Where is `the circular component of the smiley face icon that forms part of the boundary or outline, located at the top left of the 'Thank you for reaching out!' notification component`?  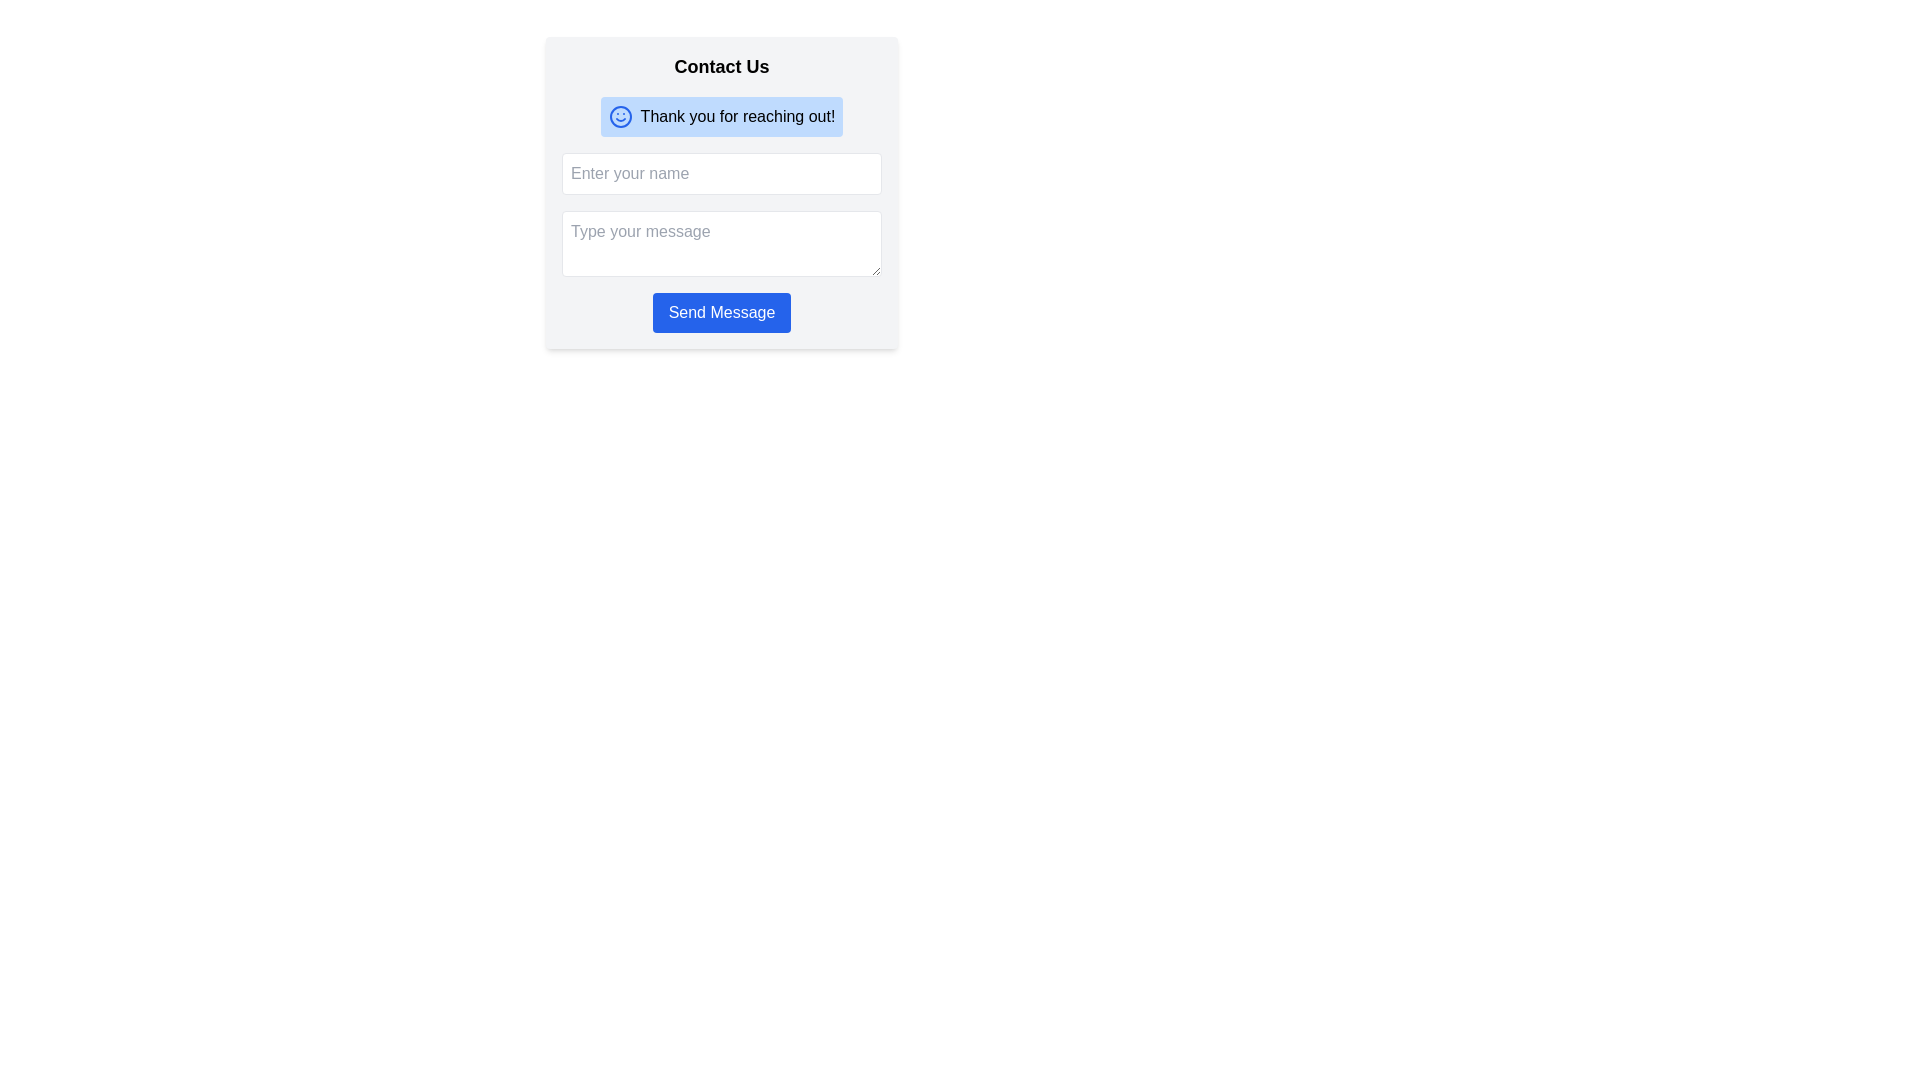 the circular component of the smiley face icon that forms part of the boundary or outline, located at the top left of the 'Thank you for reaching out!' notification component is located at coordinates (619, 116).